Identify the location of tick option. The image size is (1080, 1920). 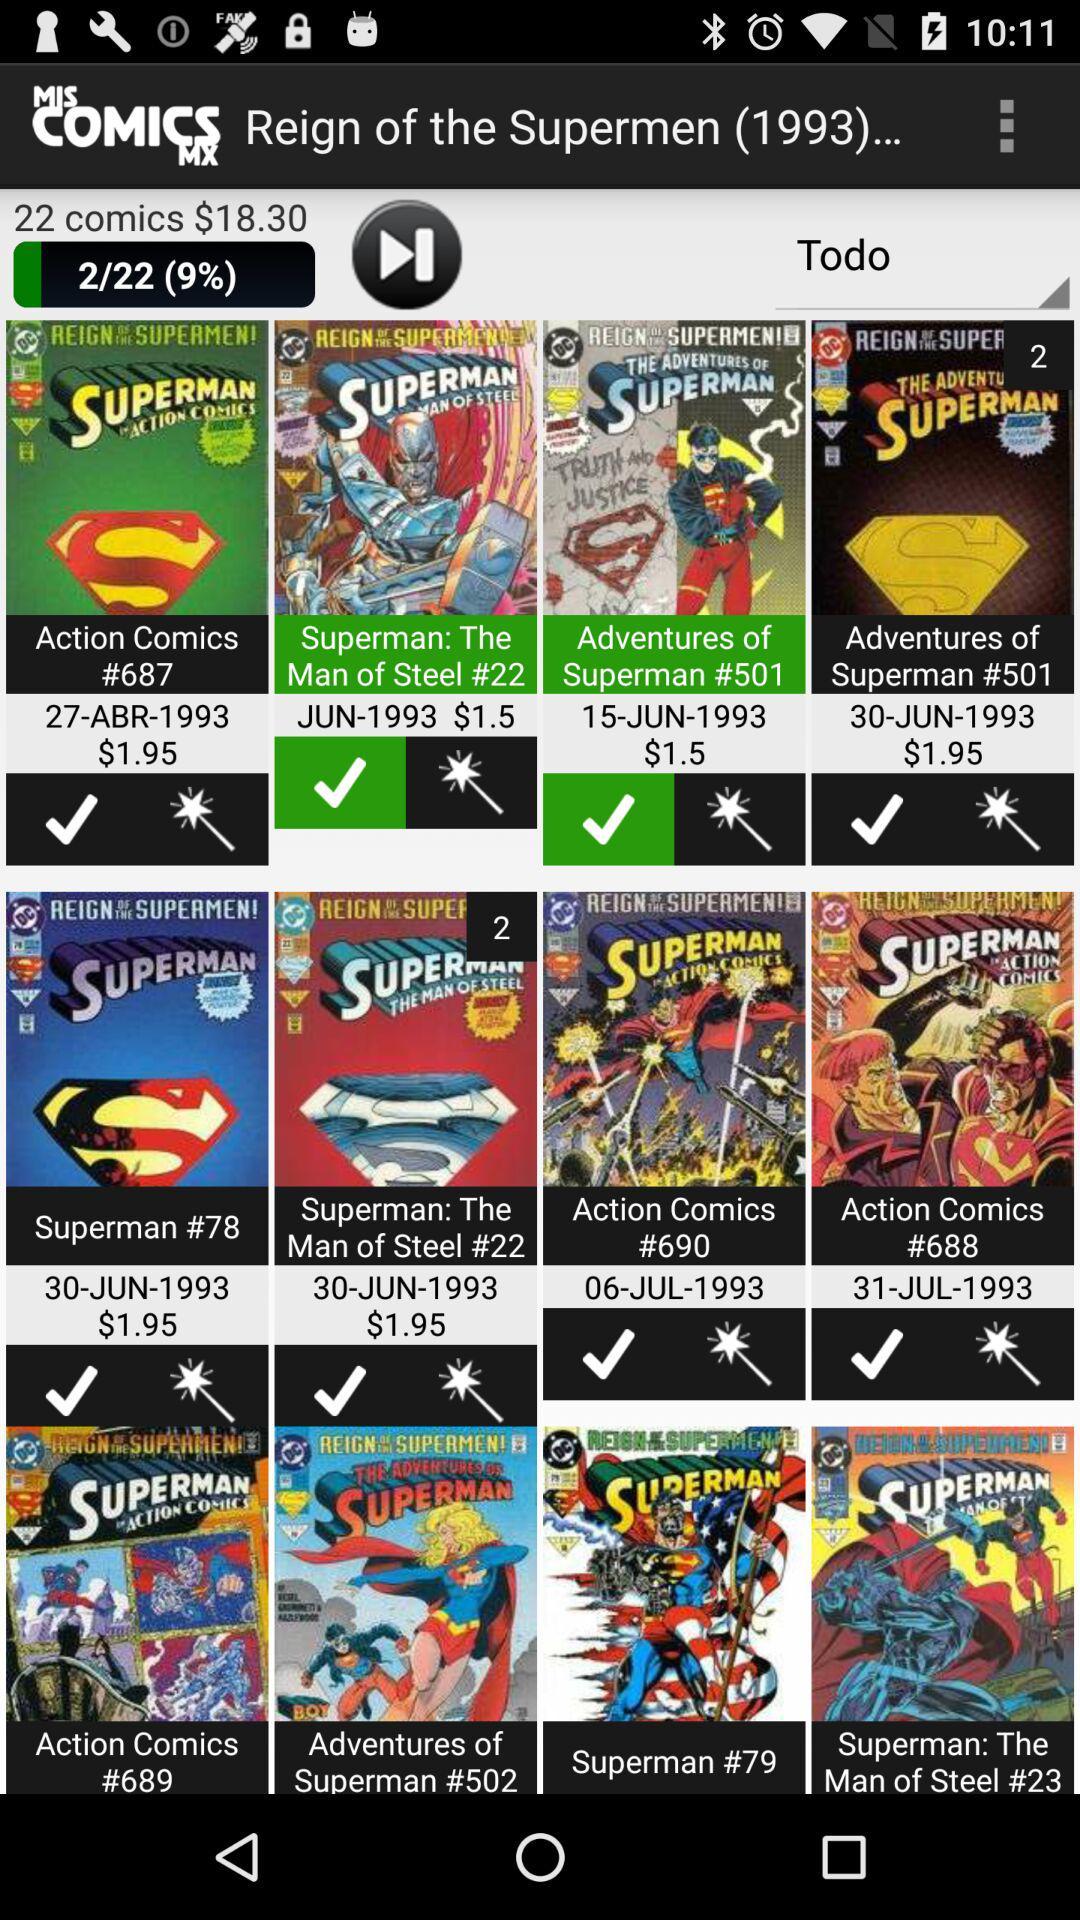
(876, 819).